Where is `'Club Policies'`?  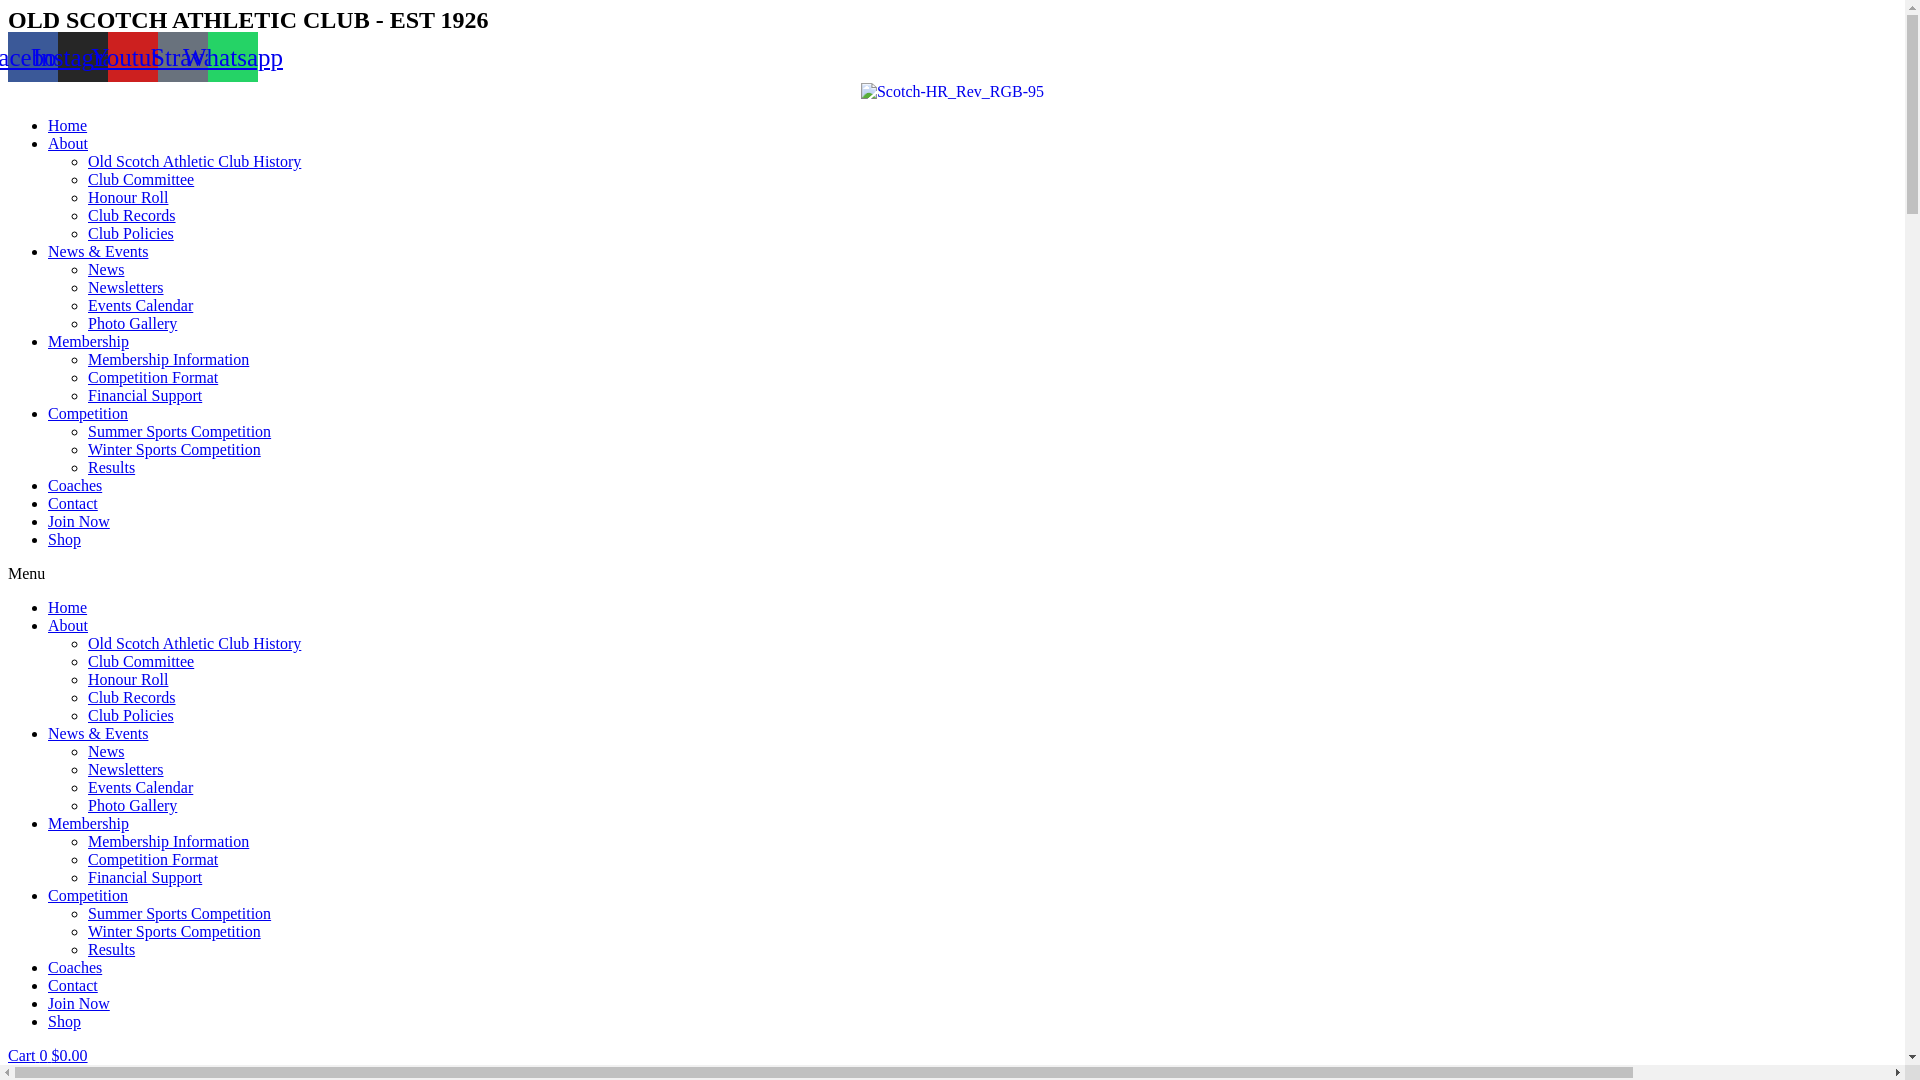
'Club Policies' is located at coordinates (129, 714).